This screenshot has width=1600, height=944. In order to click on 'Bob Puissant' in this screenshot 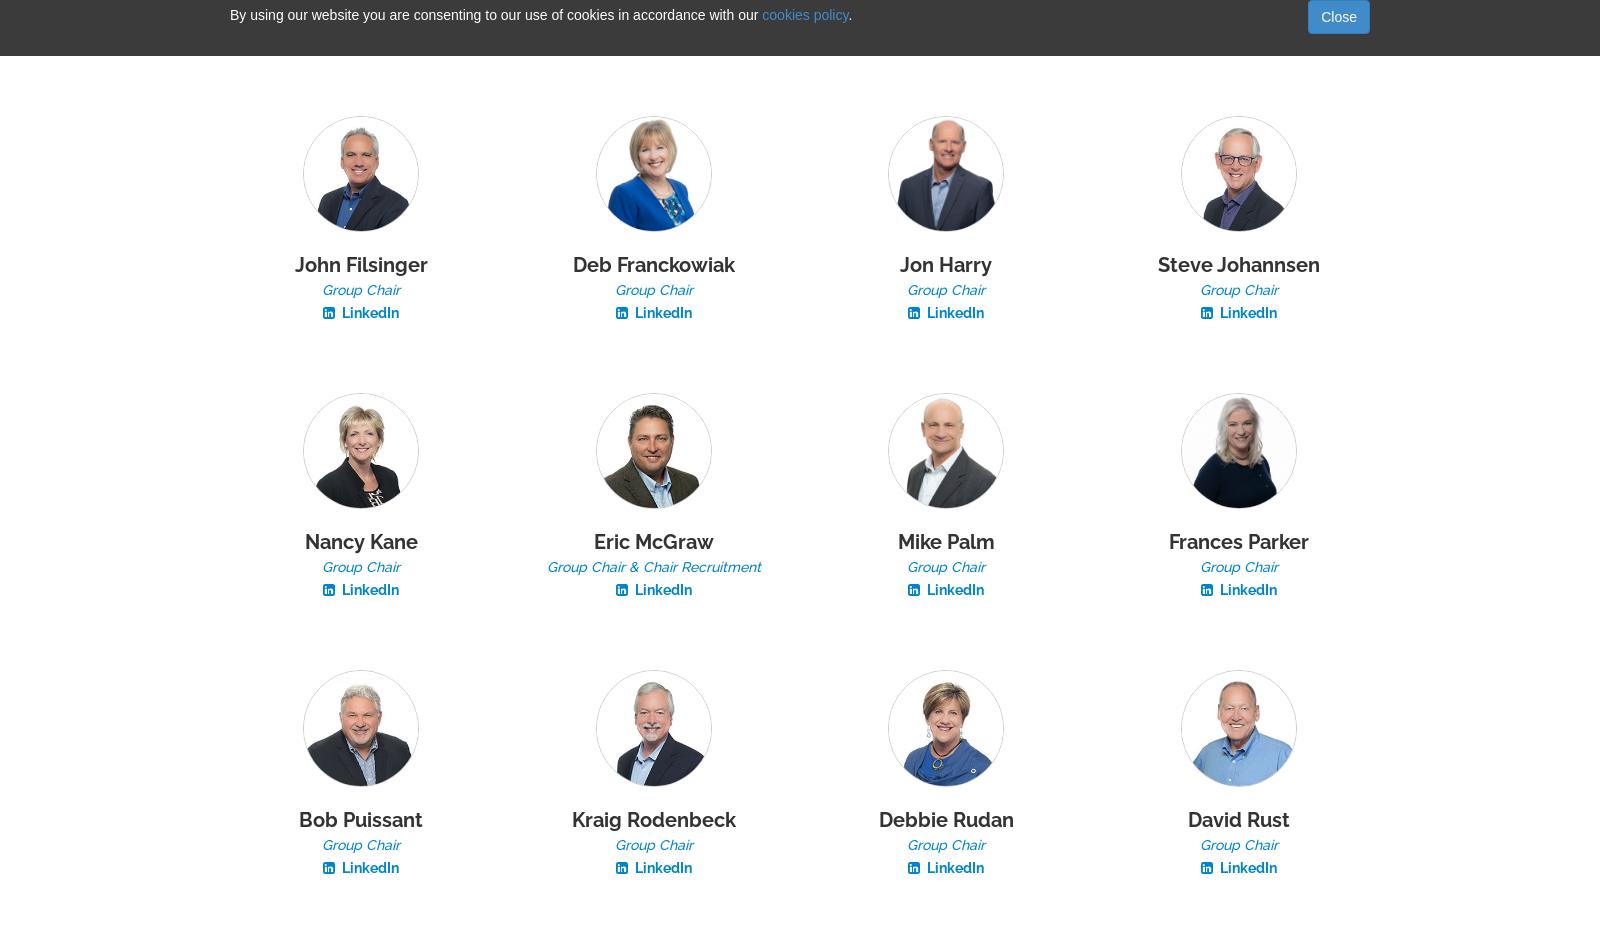, I will do `click(360, 818)`.